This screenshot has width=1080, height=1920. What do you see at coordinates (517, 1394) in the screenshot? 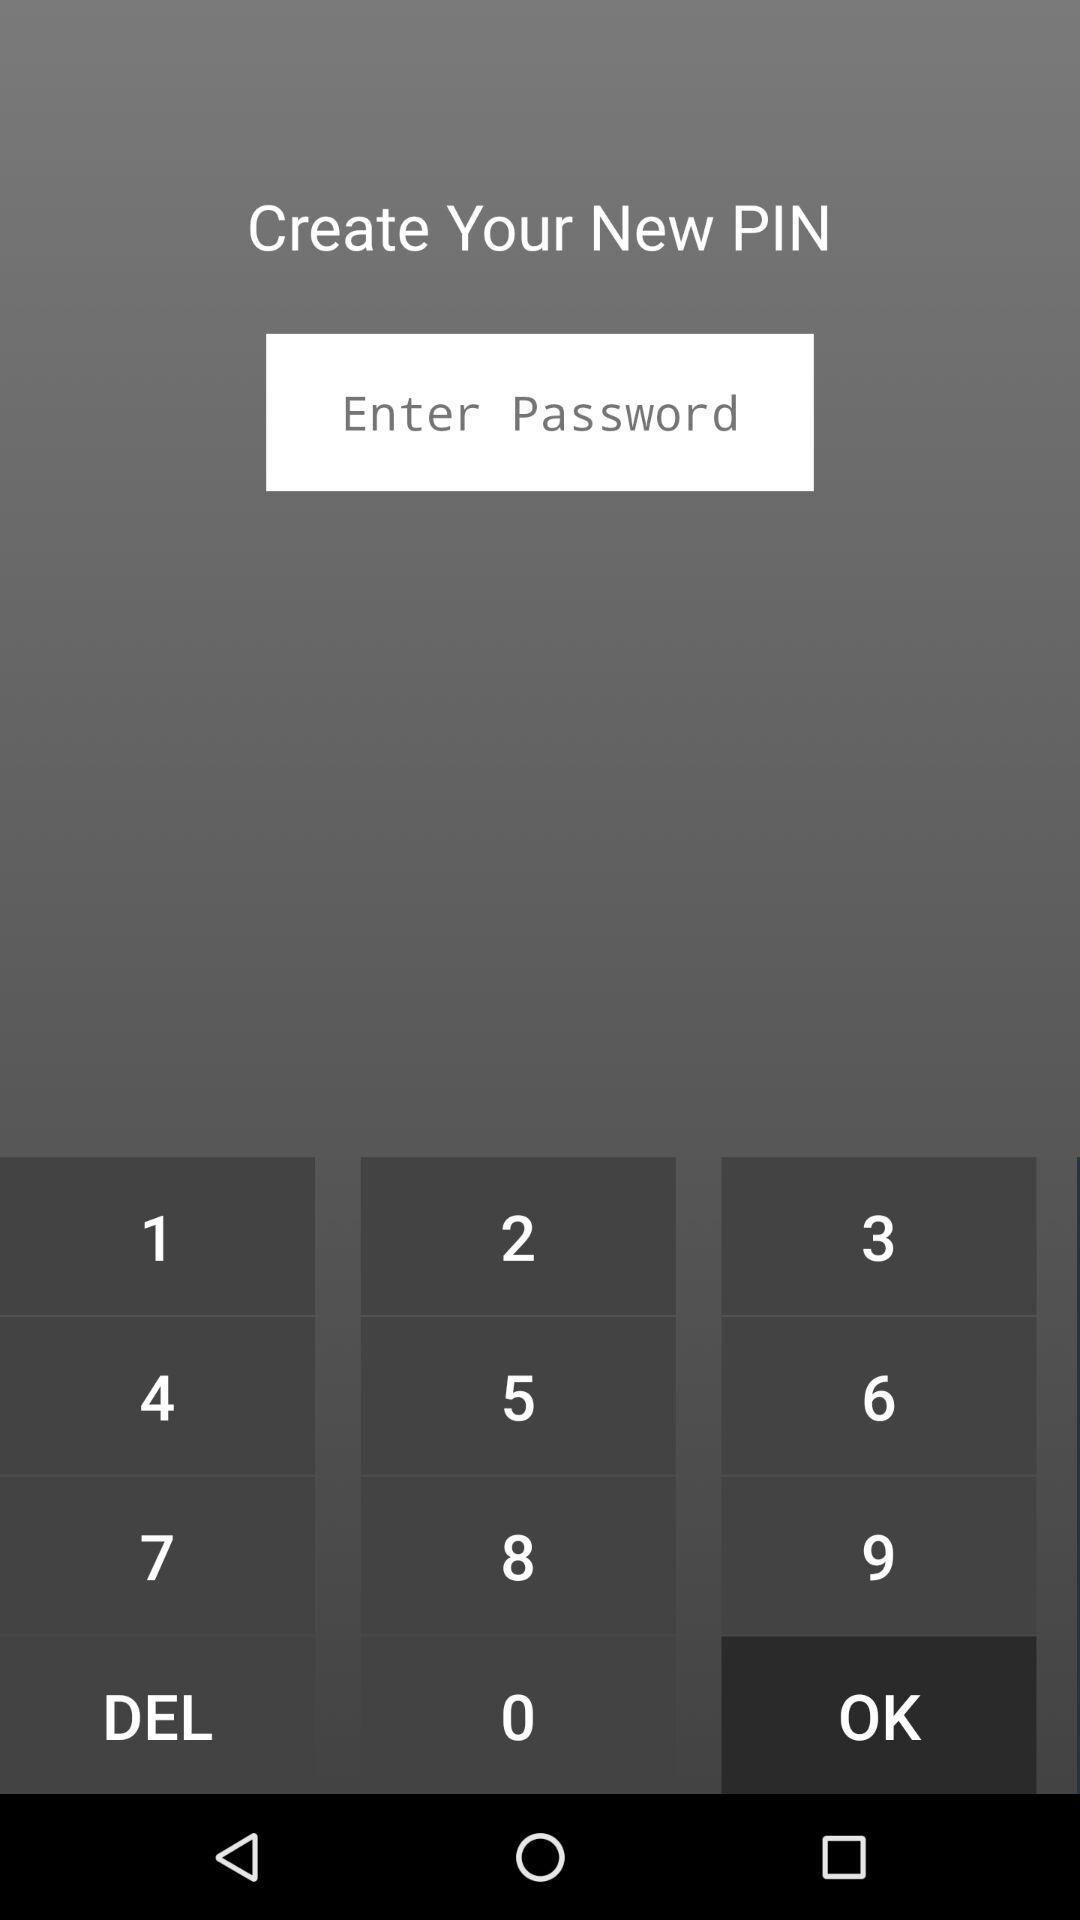
I see `the icon next to the 1 item` at bounding box center [517, 1394].